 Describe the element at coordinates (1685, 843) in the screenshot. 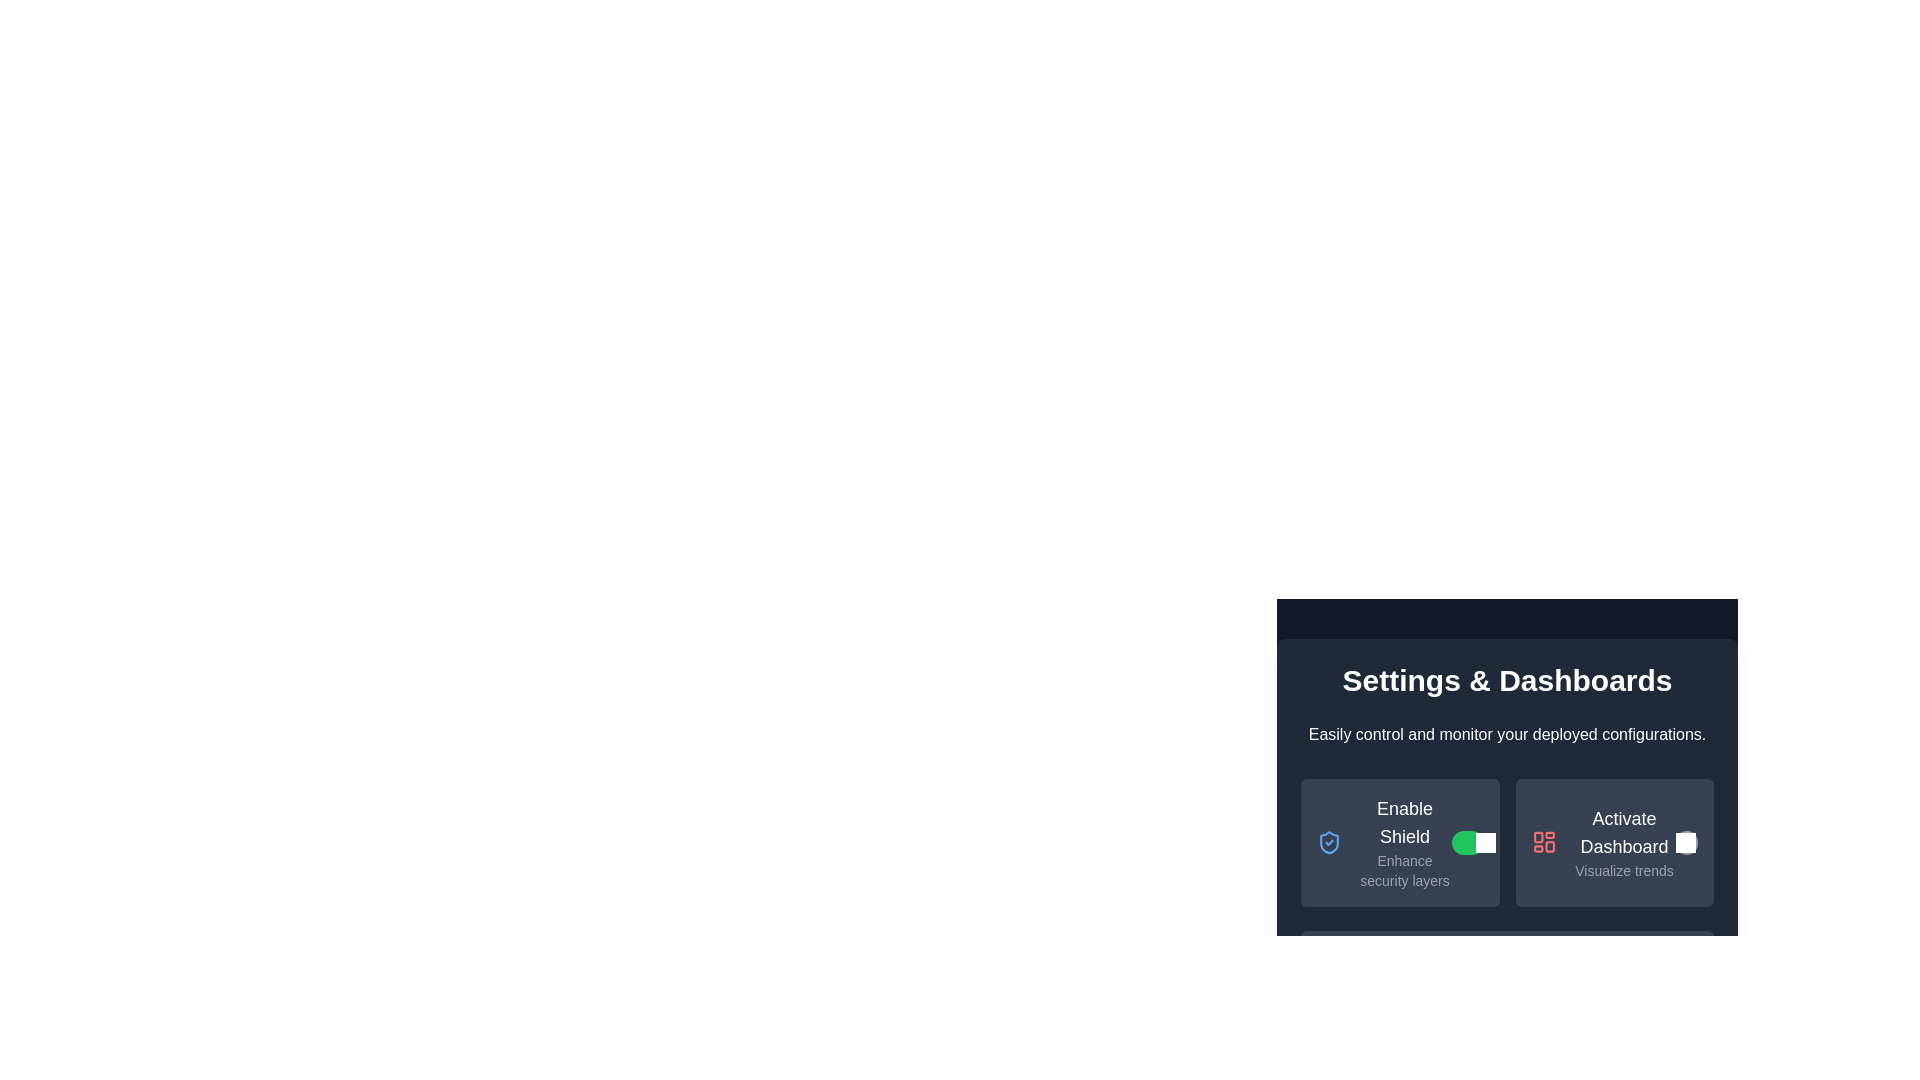

I see `the toggle switch styled with a gray background and a white circular handle, located in the center-right of the 'Activate Dashboard' card` at that location.